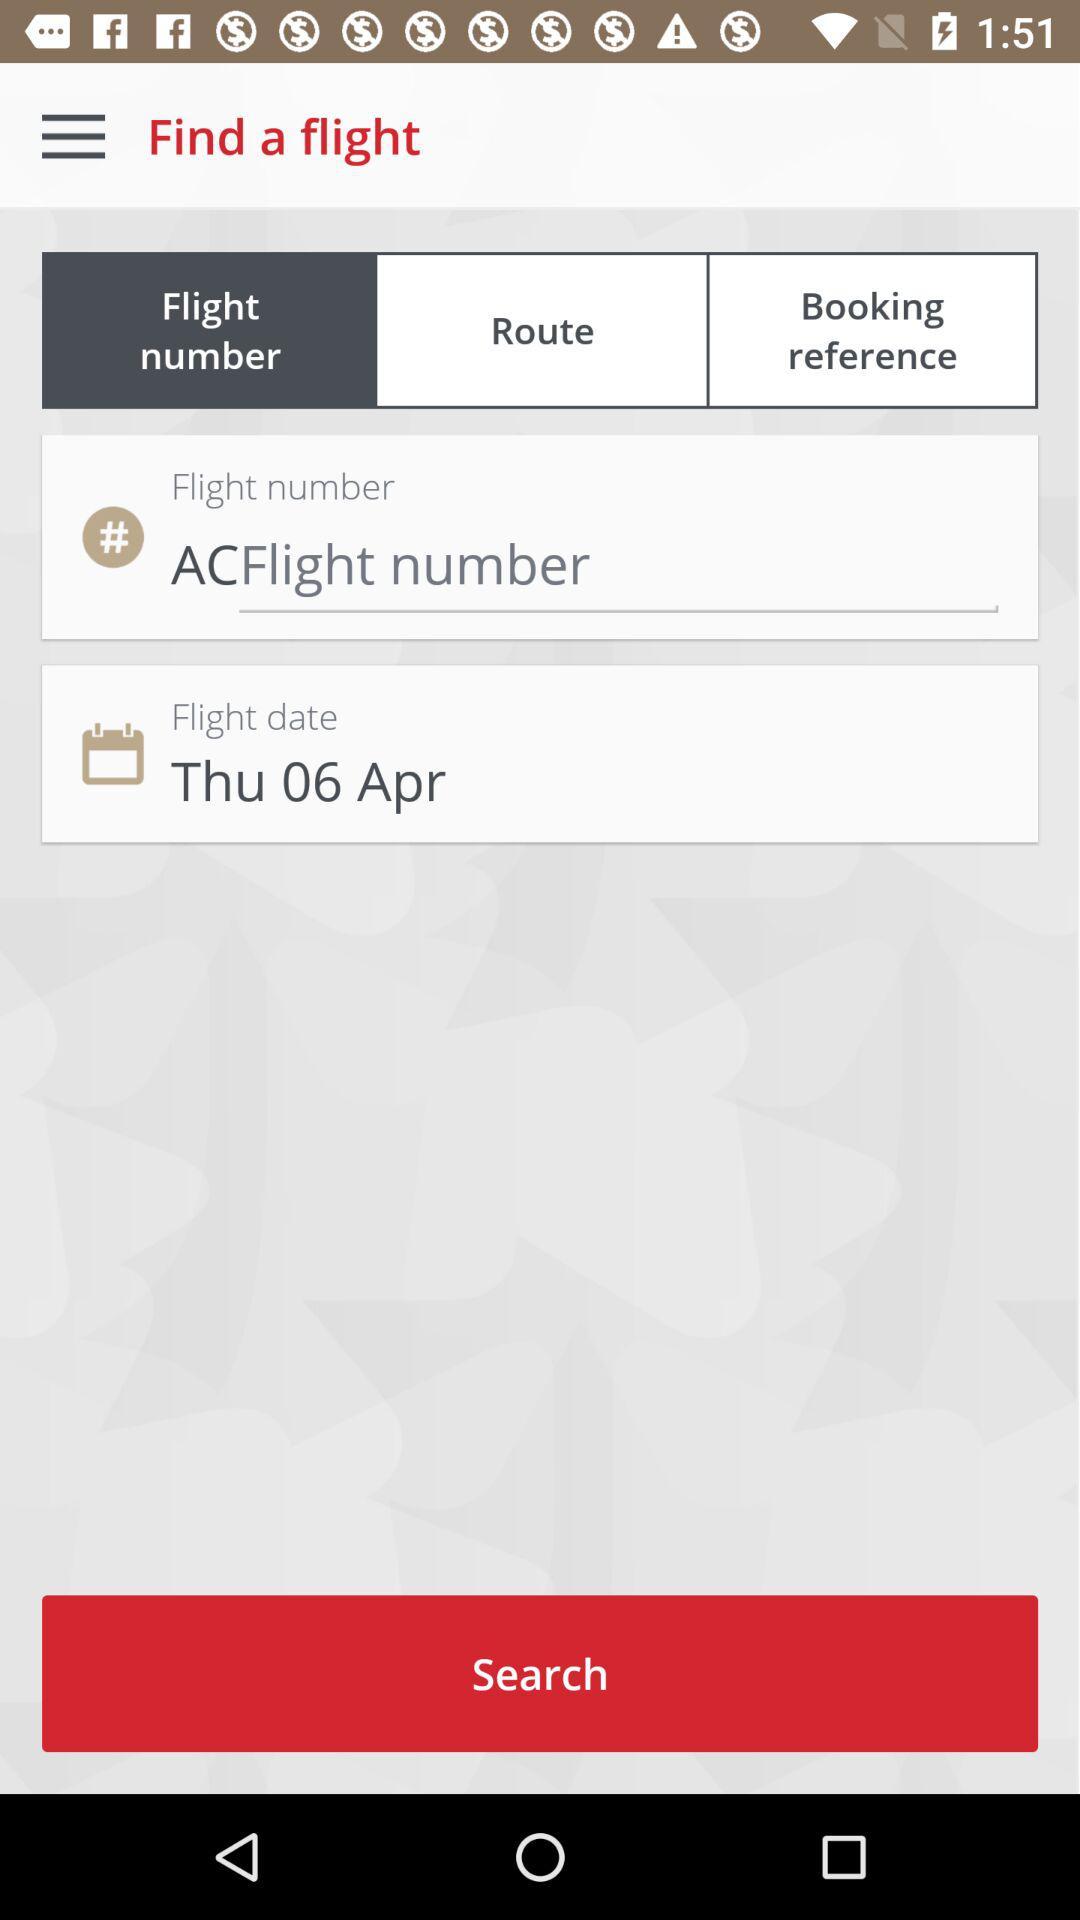  What do you see at coordinates (540, 1673) in the screenshot?
I see `search` at bounding box center [540, 1673].